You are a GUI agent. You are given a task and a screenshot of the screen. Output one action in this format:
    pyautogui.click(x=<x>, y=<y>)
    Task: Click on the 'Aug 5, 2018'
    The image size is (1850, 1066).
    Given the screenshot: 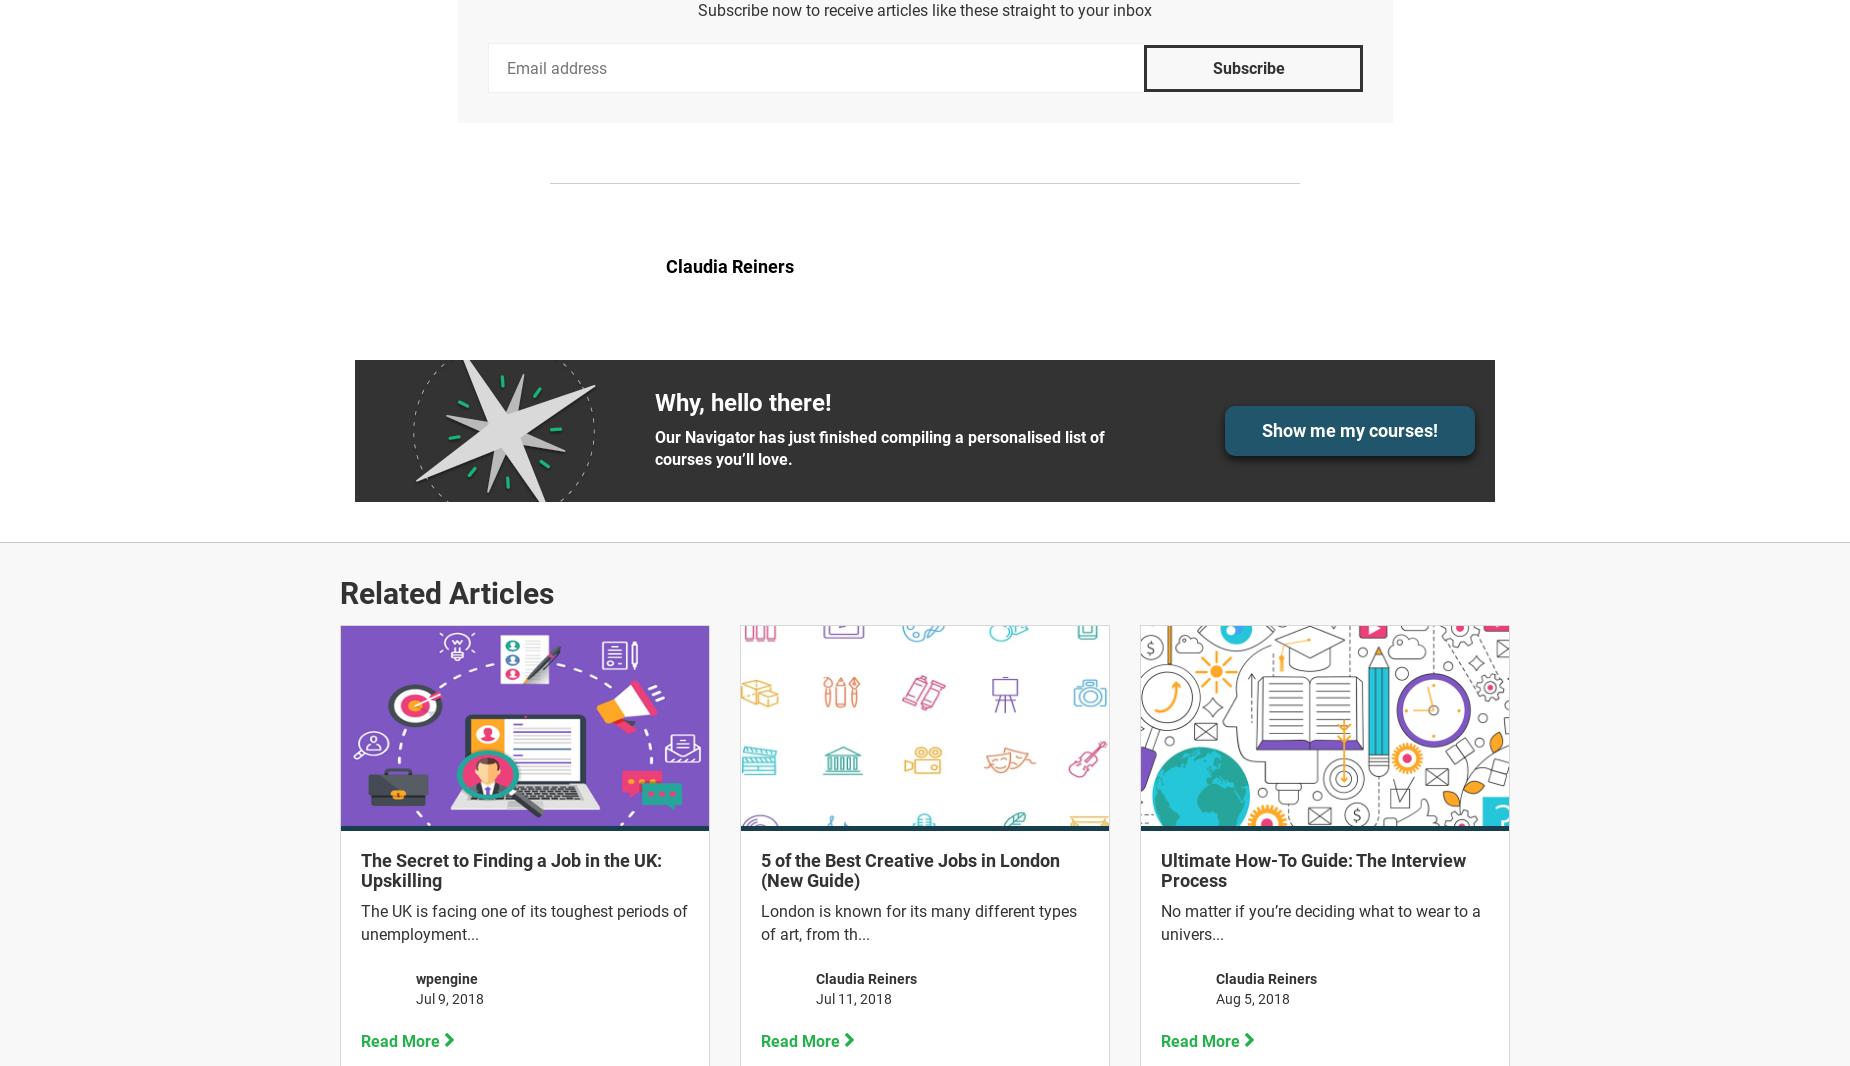 What is the action you would take?
    pyautogui.click(x=1214, y=997)
    